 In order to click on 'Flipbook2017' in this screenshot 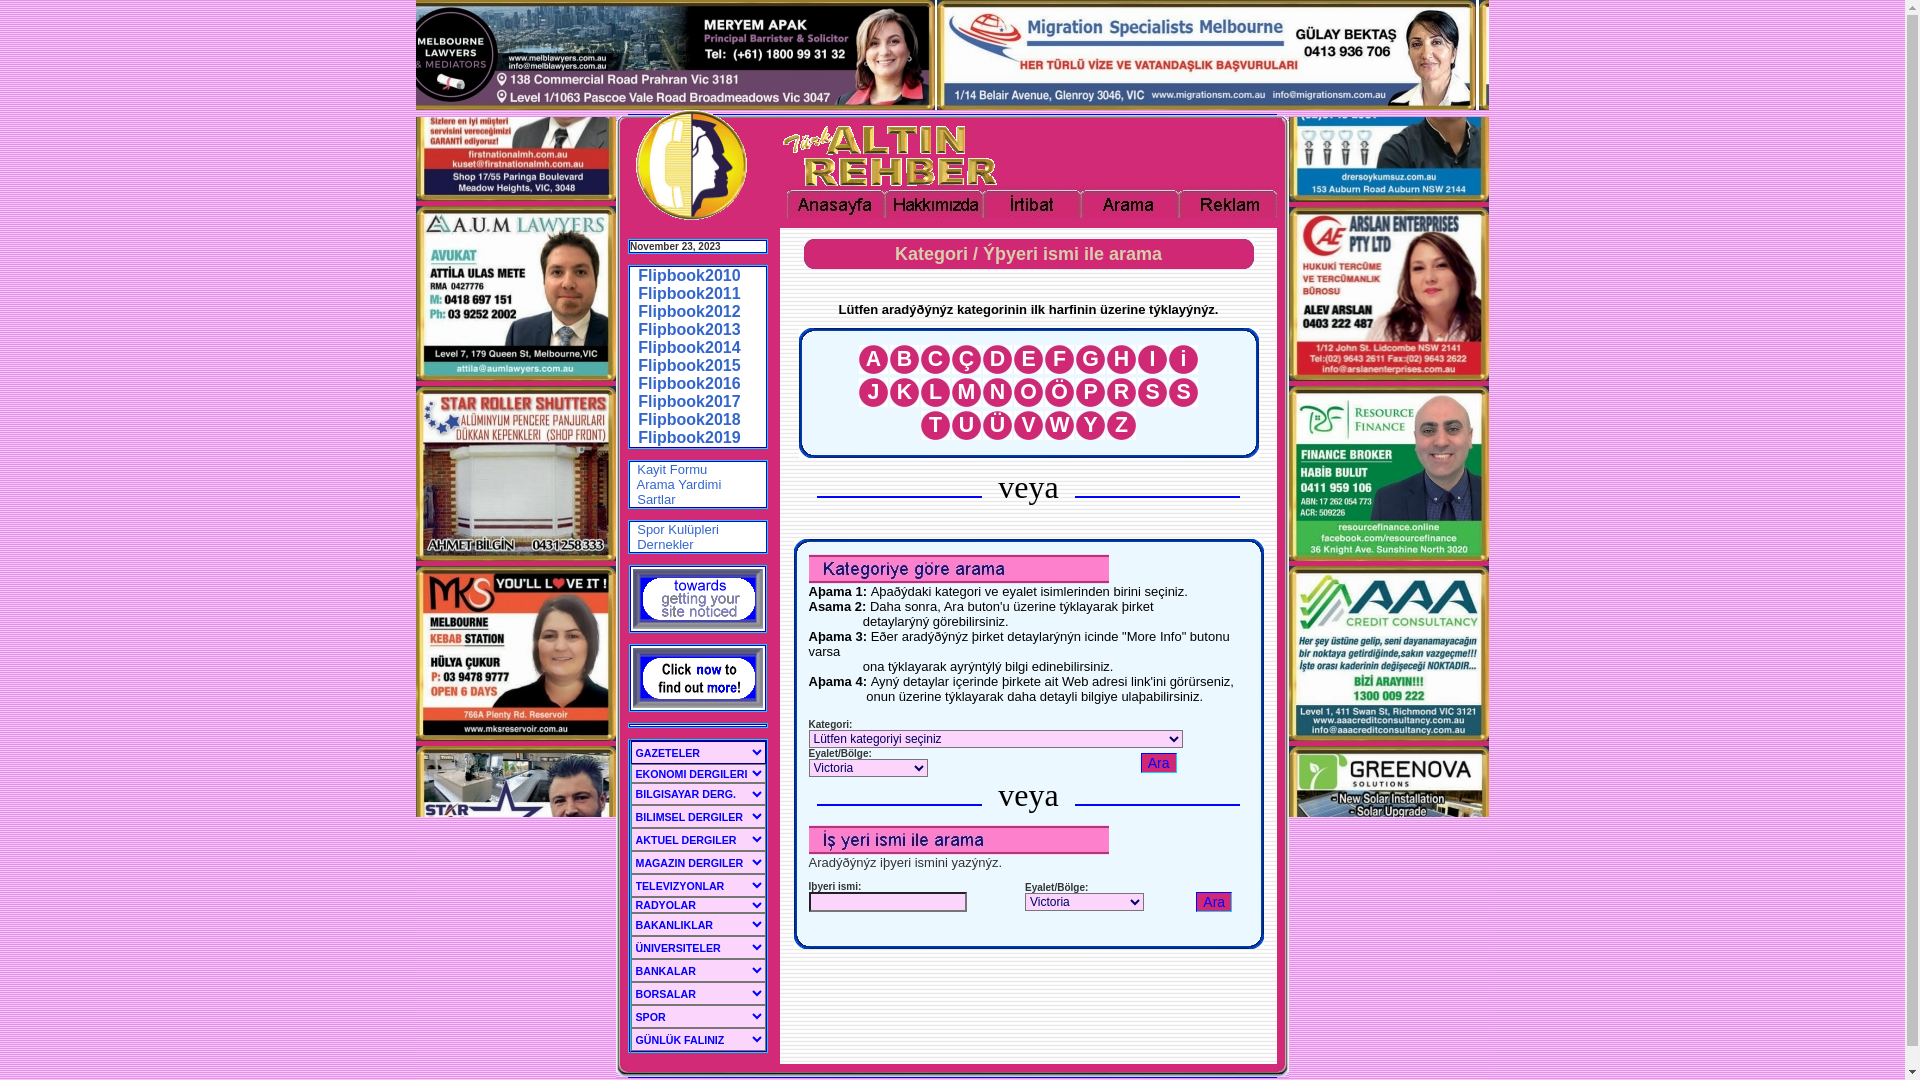, I will do `click(689, 401)`.